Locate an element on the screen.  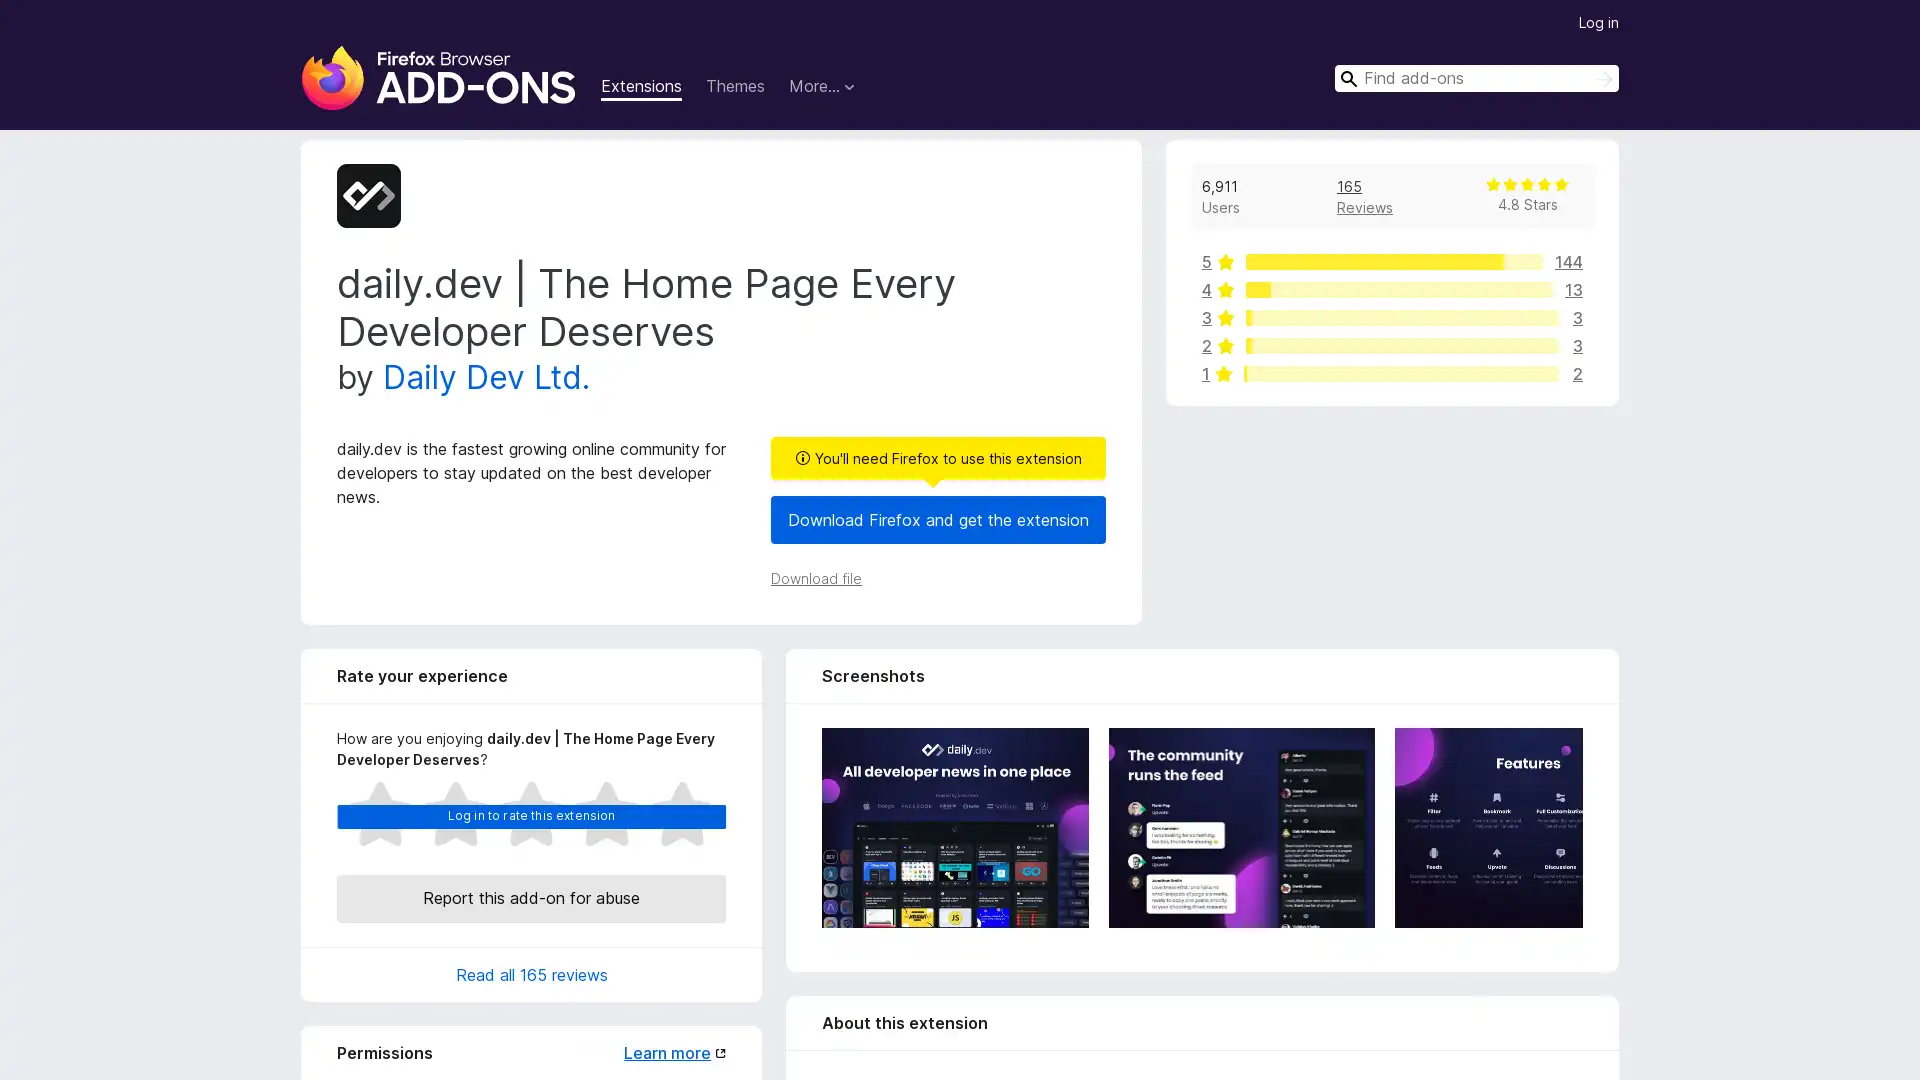
Search is located at coordinates (1604, 79).